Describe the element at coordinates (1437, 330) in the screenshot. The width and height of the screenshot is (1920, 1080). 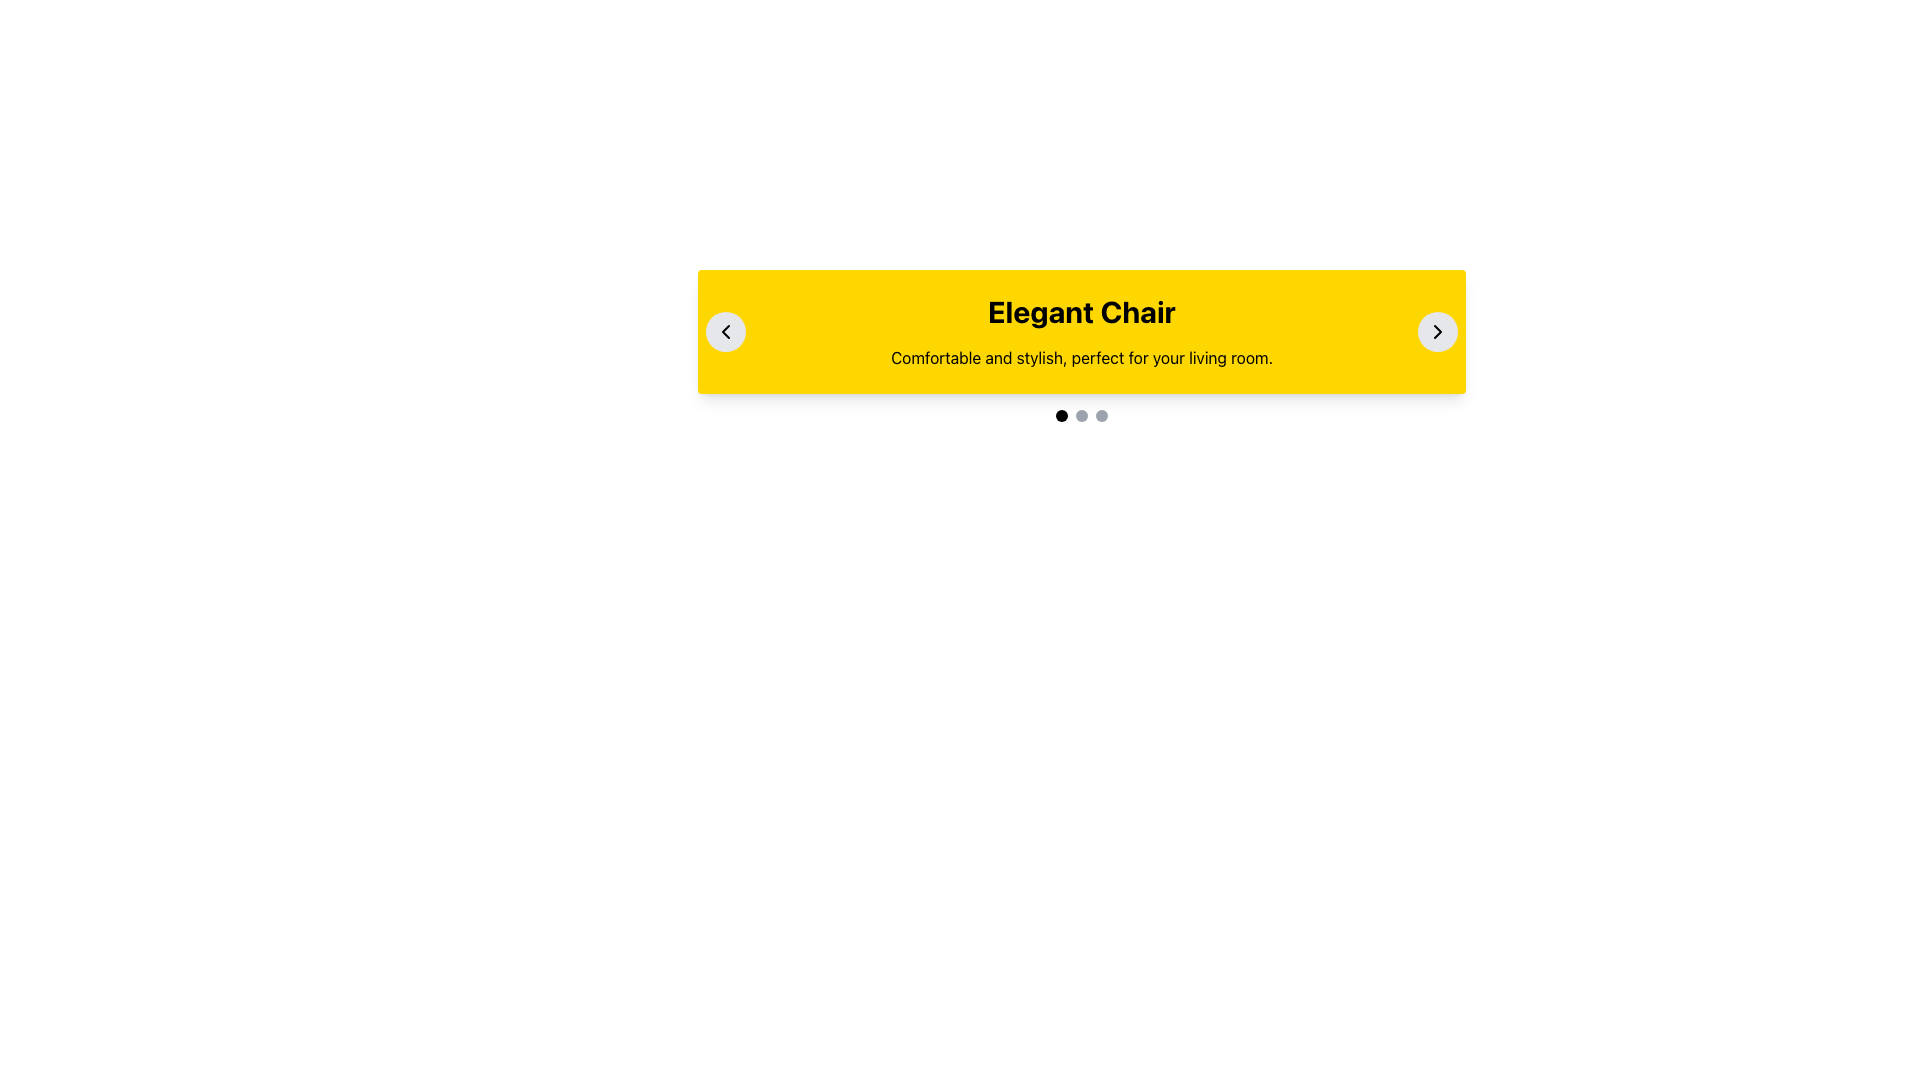
I see `the black chevron icon within the circular button located on the far-right side of the yellow card` at that location.